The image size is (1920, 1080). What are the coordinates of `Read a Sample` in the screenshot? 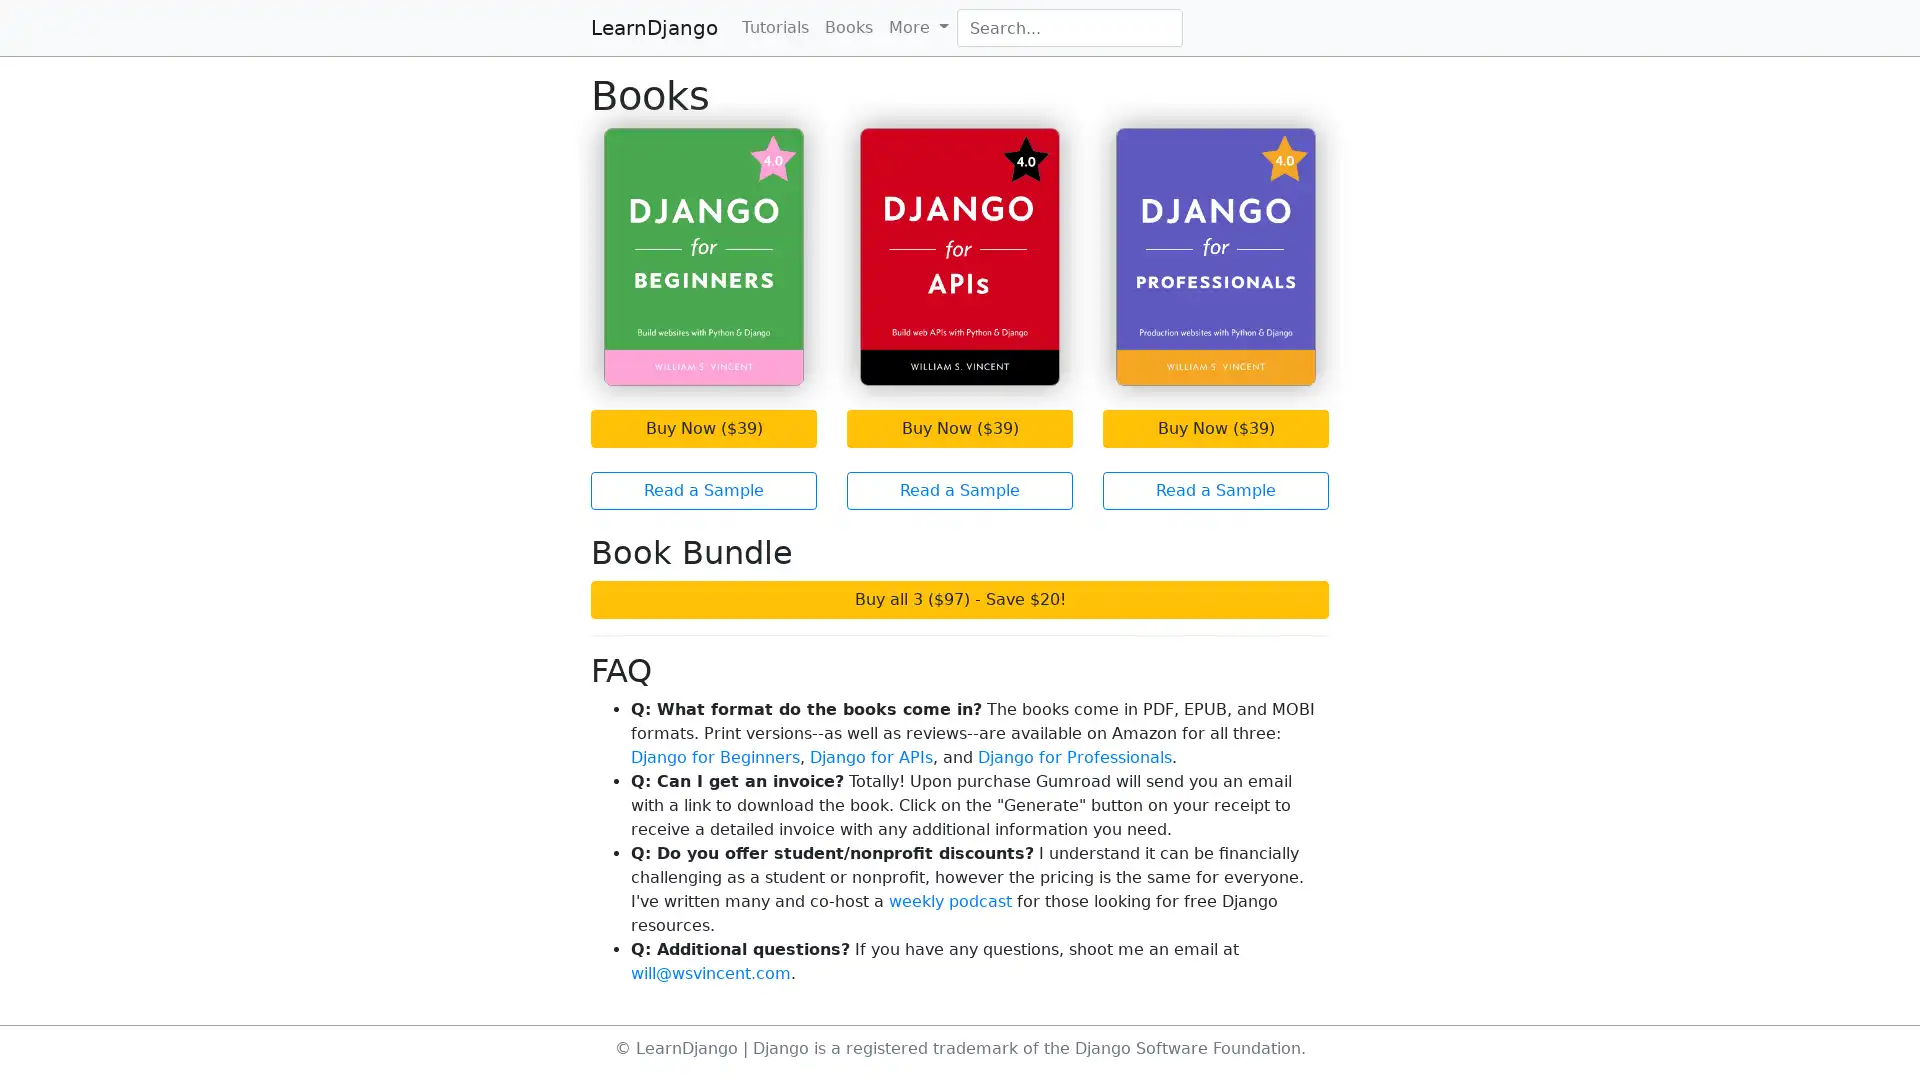 It's located at (960, 490).